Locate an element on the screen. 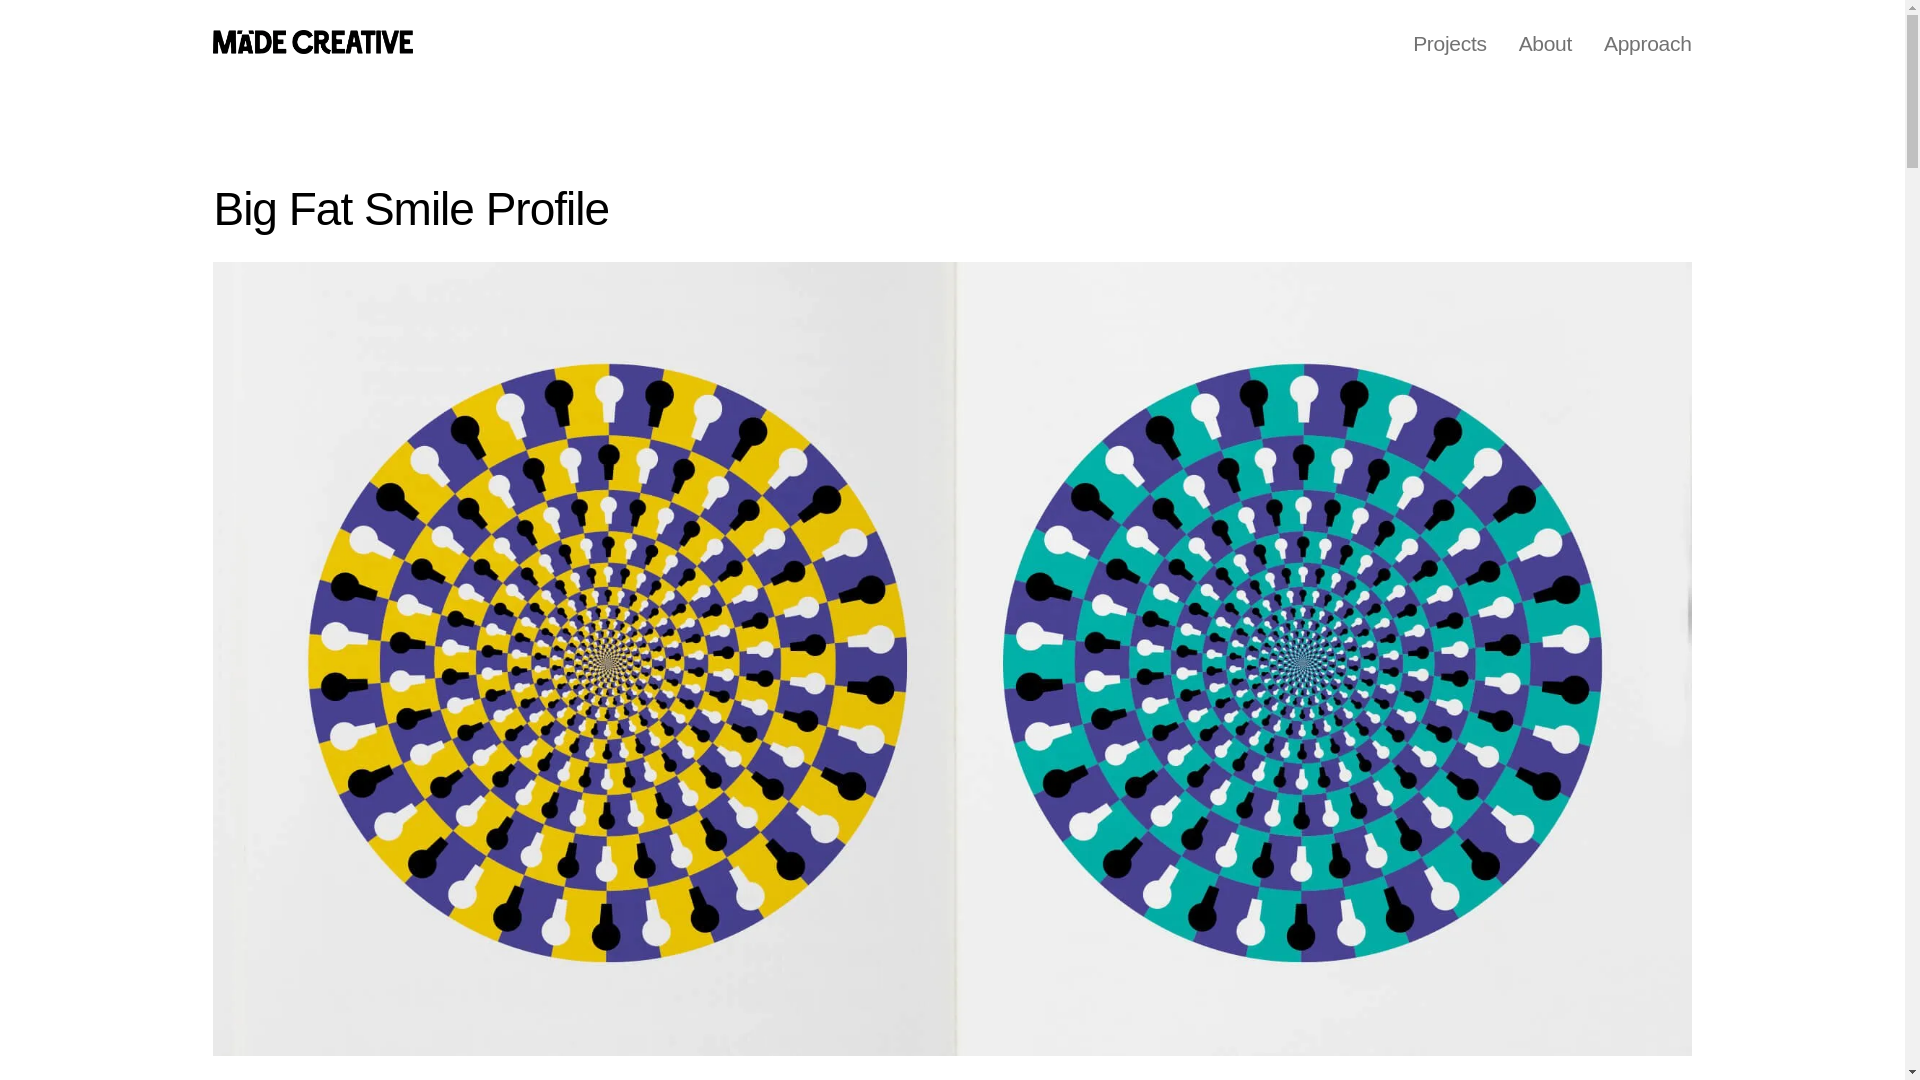  'About' is located at coordinates (1502, 43).